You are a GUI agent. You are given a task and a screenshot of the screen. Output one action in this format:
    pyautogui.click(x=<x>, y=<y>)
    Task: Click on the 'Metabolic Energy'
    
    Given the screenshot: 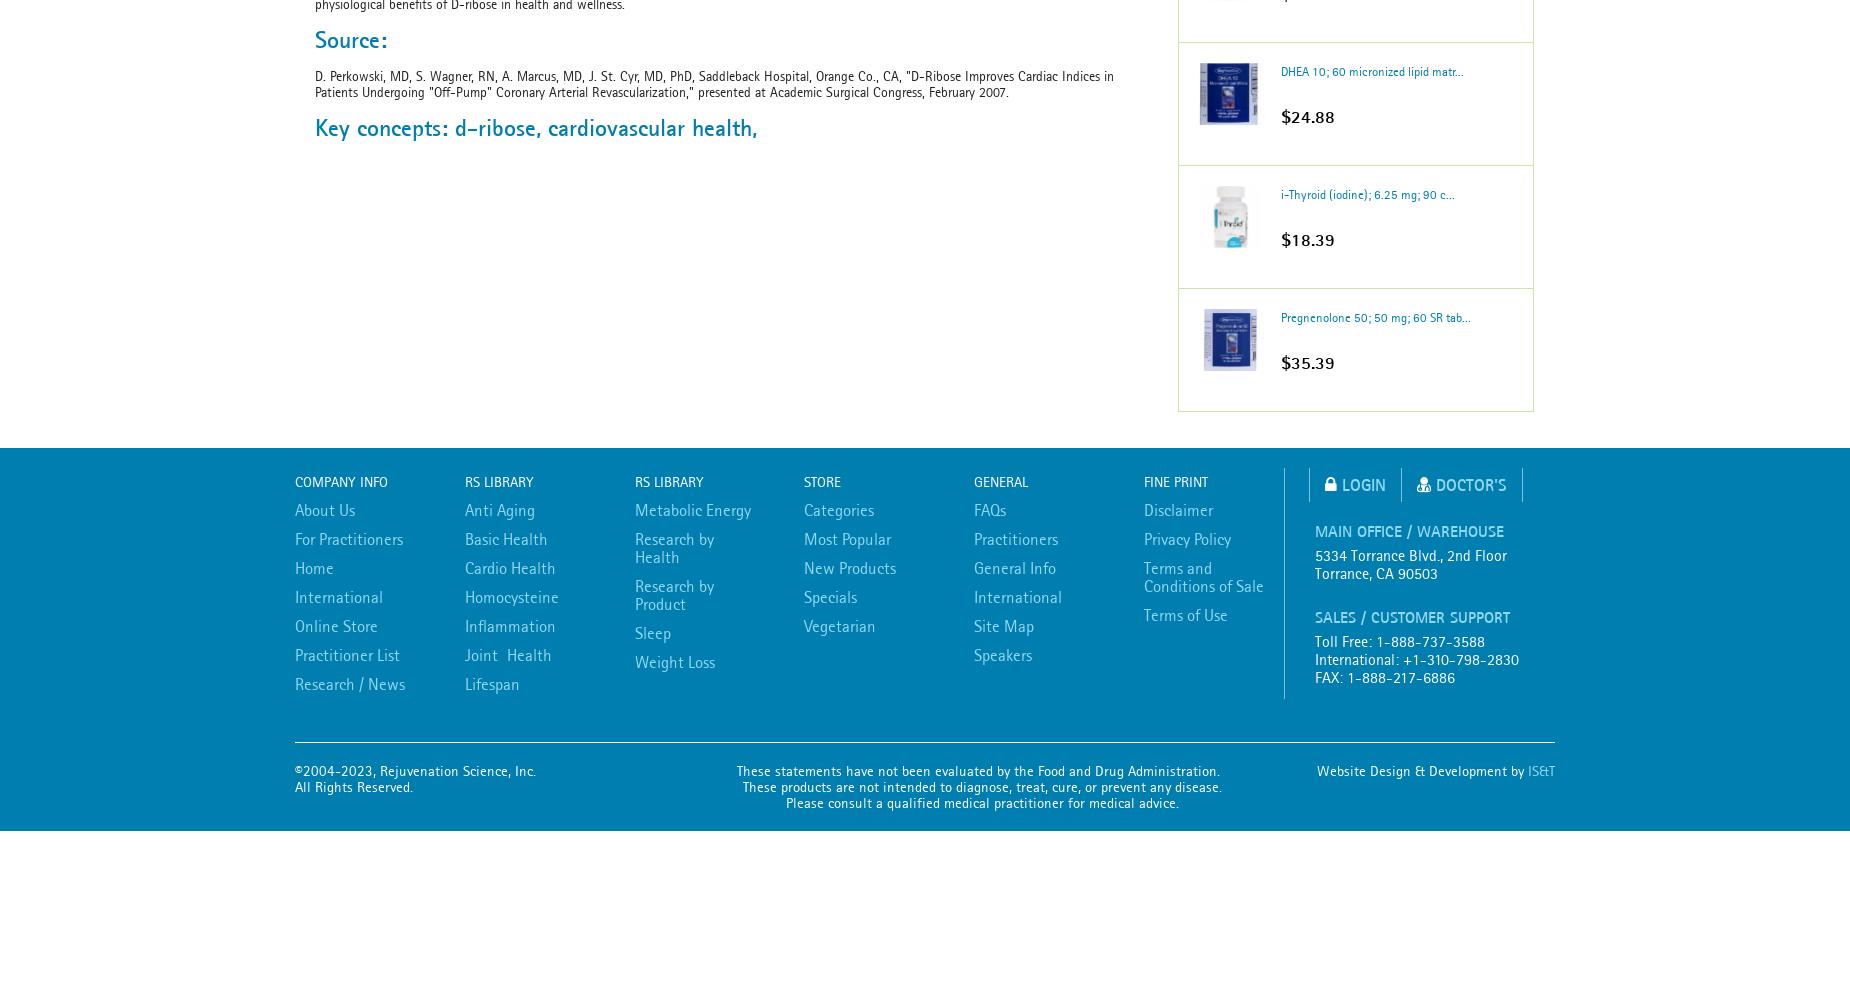 What is the action you would take?
    pyautogui.click(x=692, y=510)
    